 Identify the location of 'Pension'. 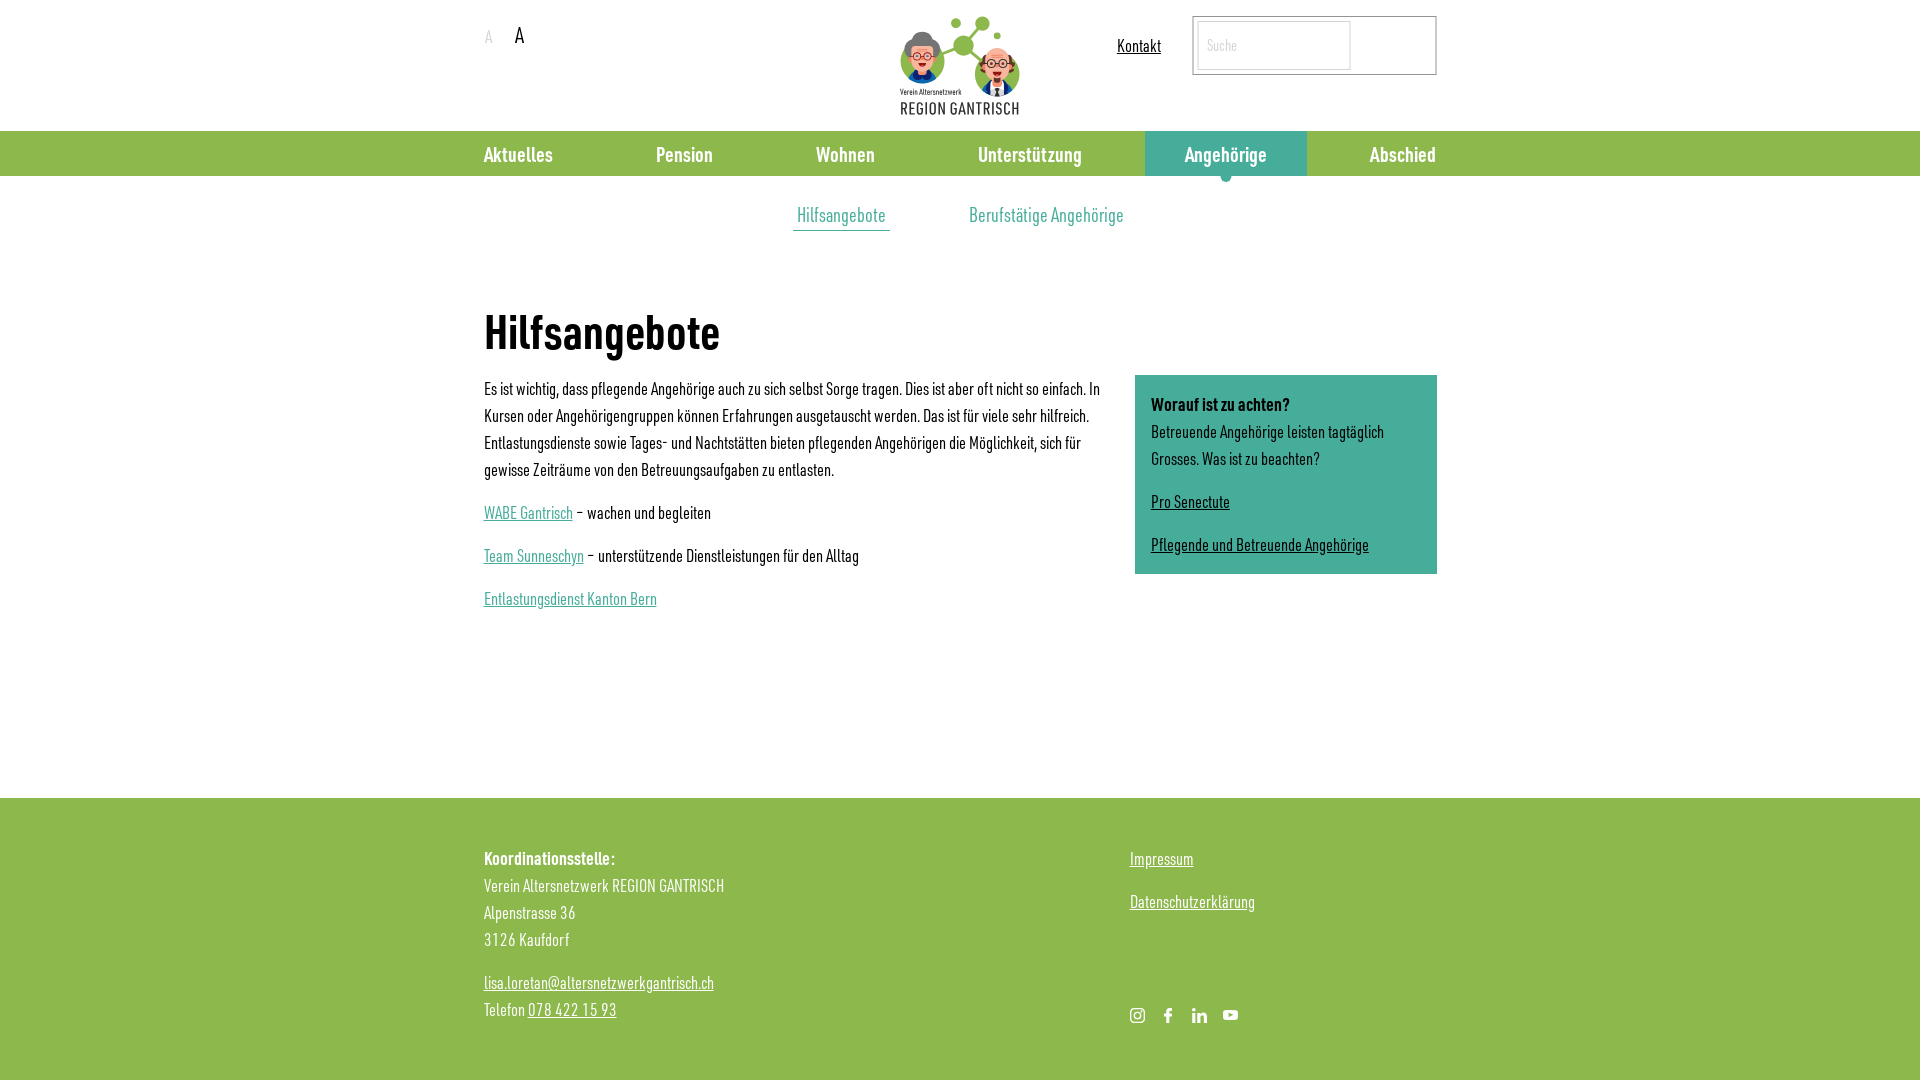
(684, 152).